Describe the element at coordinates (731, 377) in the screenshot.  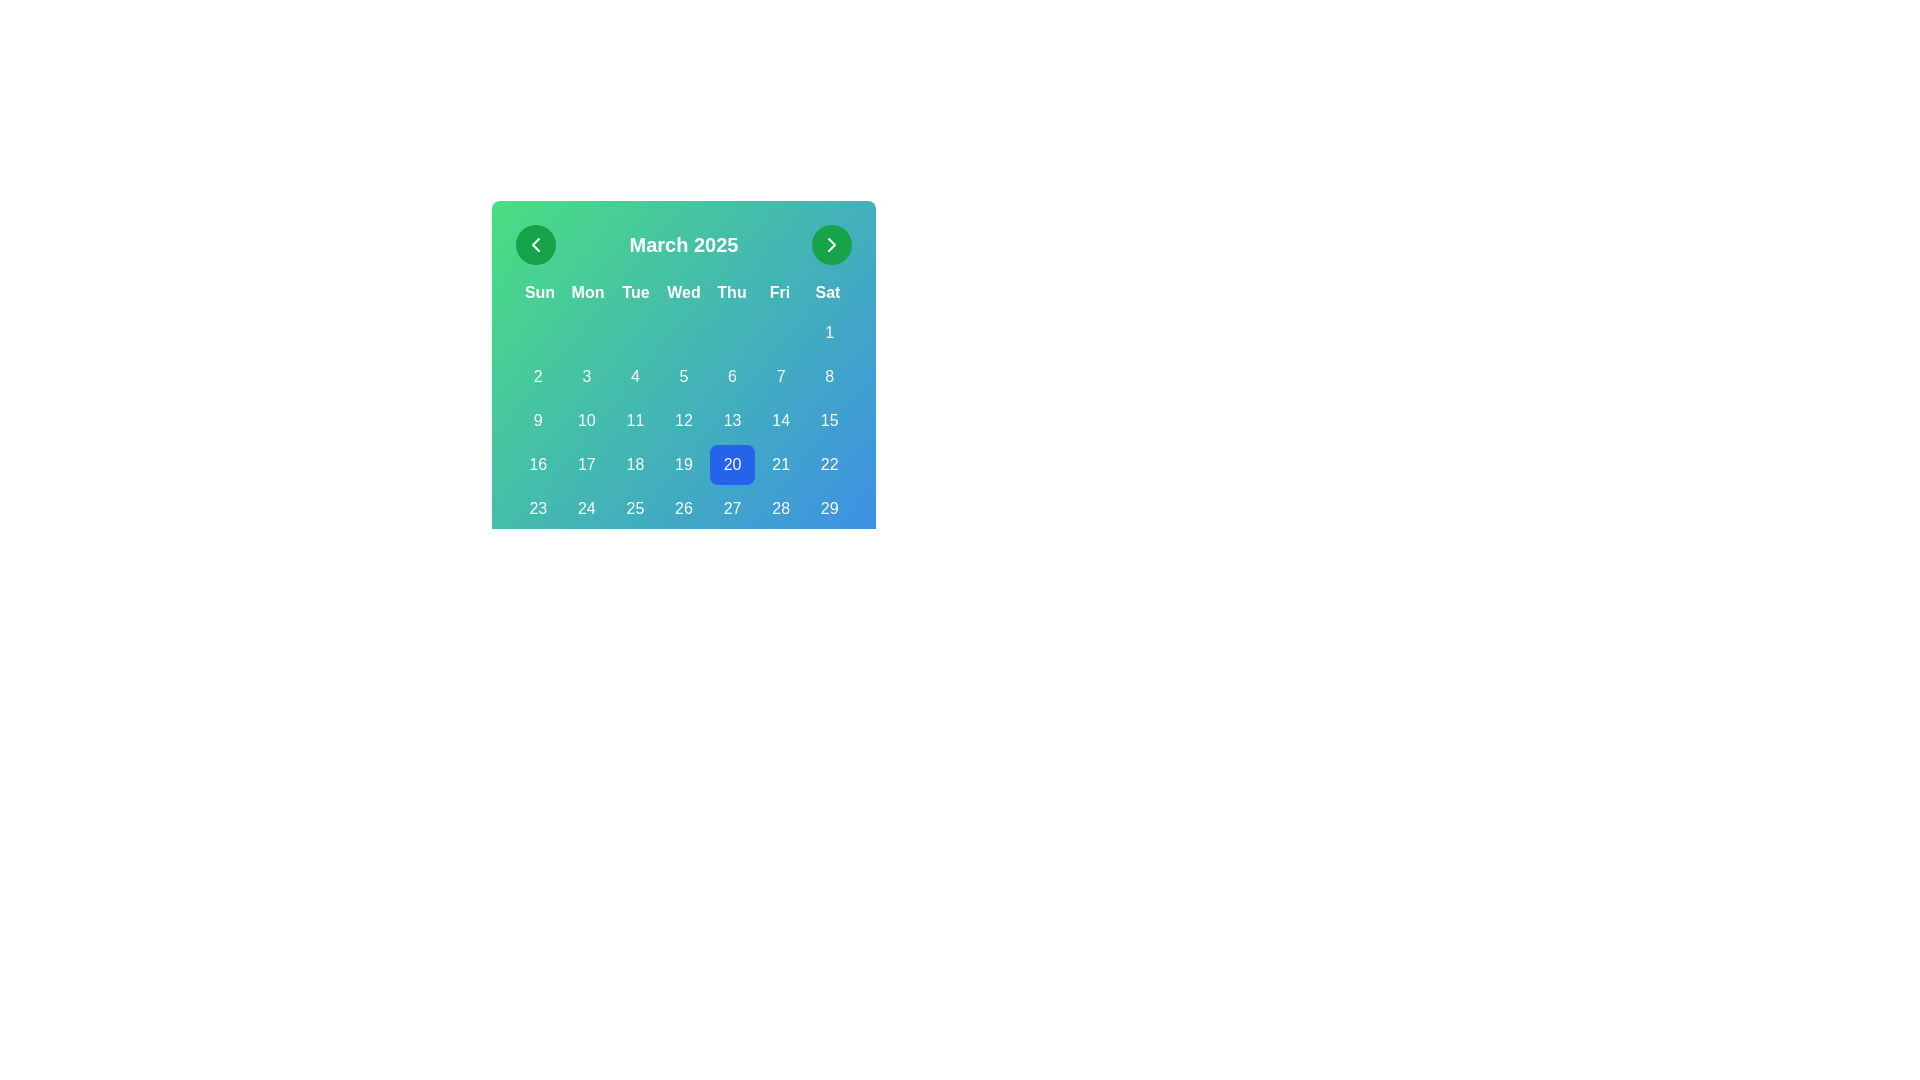
I see `the button representing the date '6' in the March 2025 calendar to activate its hover effect` at that location.